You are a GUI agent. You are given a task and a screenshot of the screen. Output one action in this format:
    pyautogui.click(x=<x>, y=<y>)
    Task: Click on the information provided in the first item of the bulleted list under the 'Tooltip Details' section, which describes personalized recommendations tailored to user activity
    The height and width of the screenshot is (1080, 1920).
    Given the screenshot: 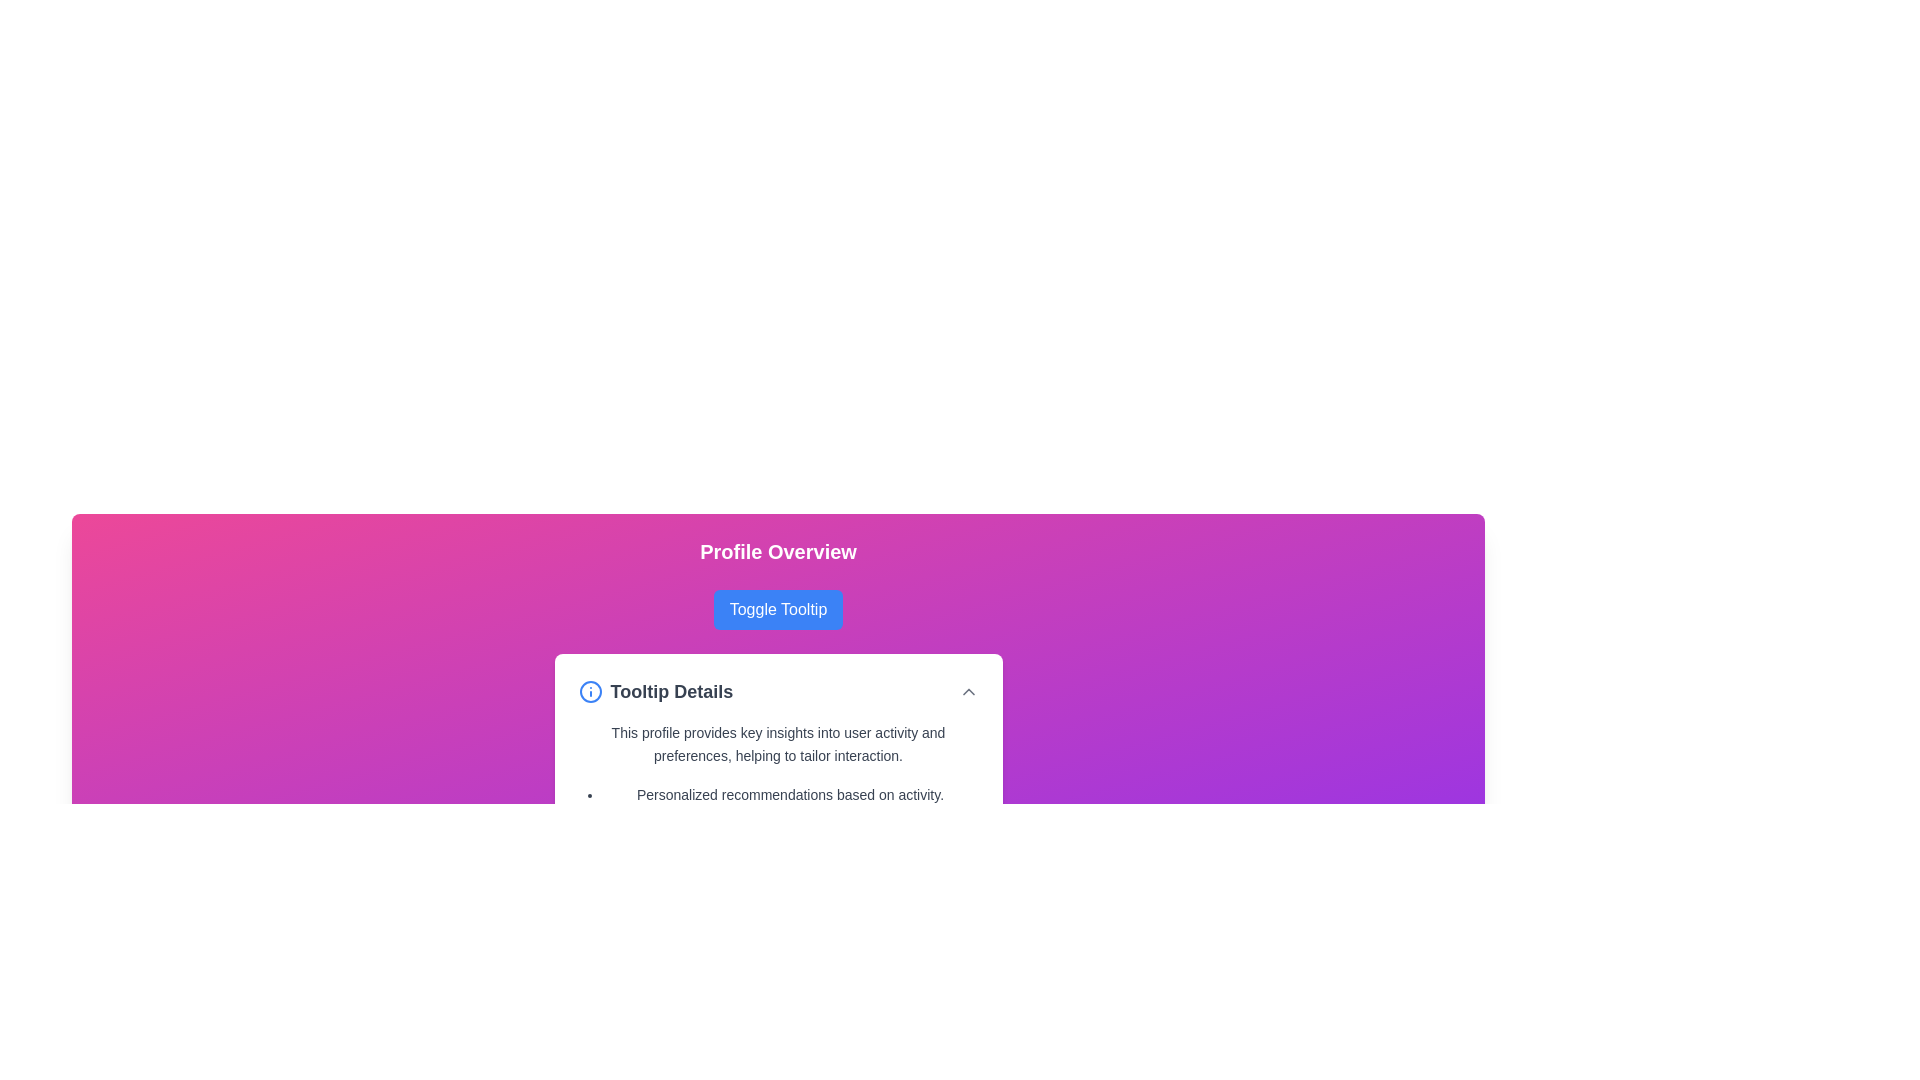 What is the action you would take?
    pyautogui.click(x=789, y=793)
    